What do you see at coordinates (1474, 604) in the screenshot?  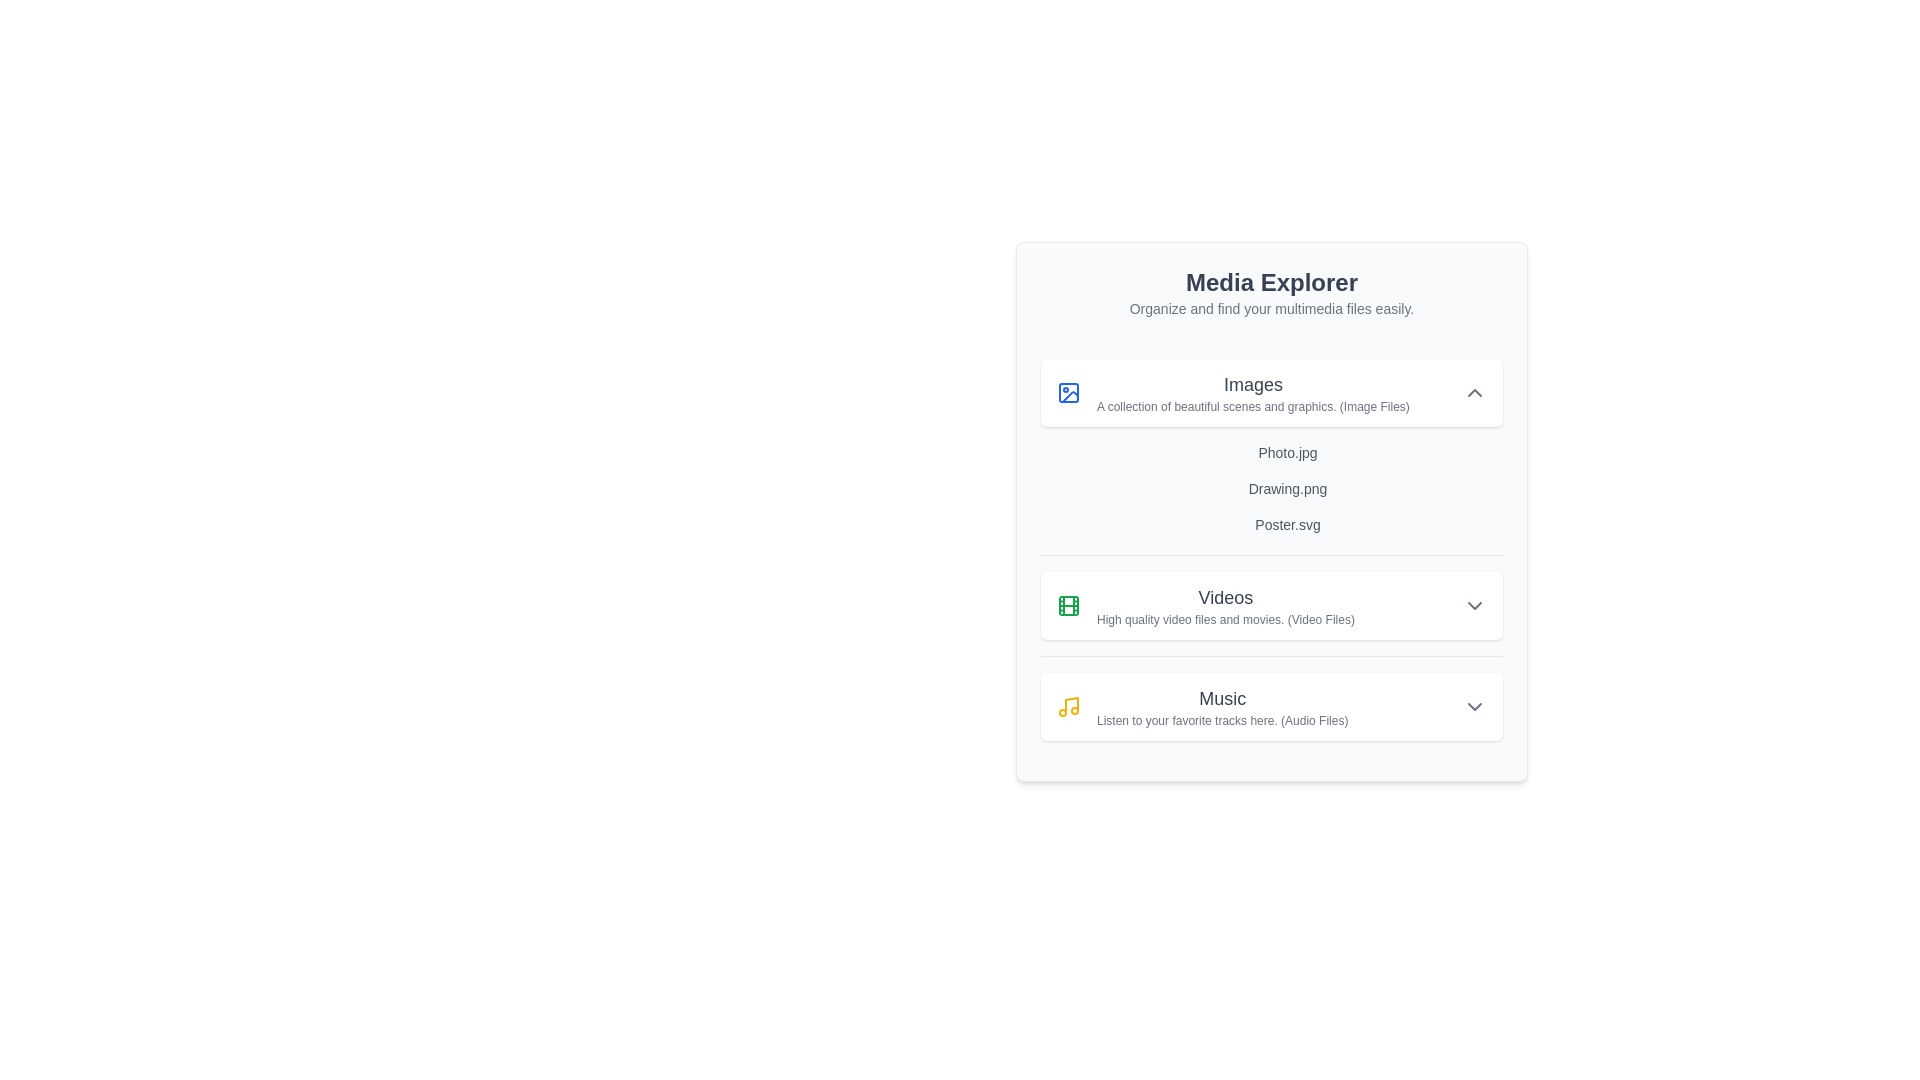 I see `the Dropdown indicator icon in the 'Videos' section` at bounding box center [1474, 604].